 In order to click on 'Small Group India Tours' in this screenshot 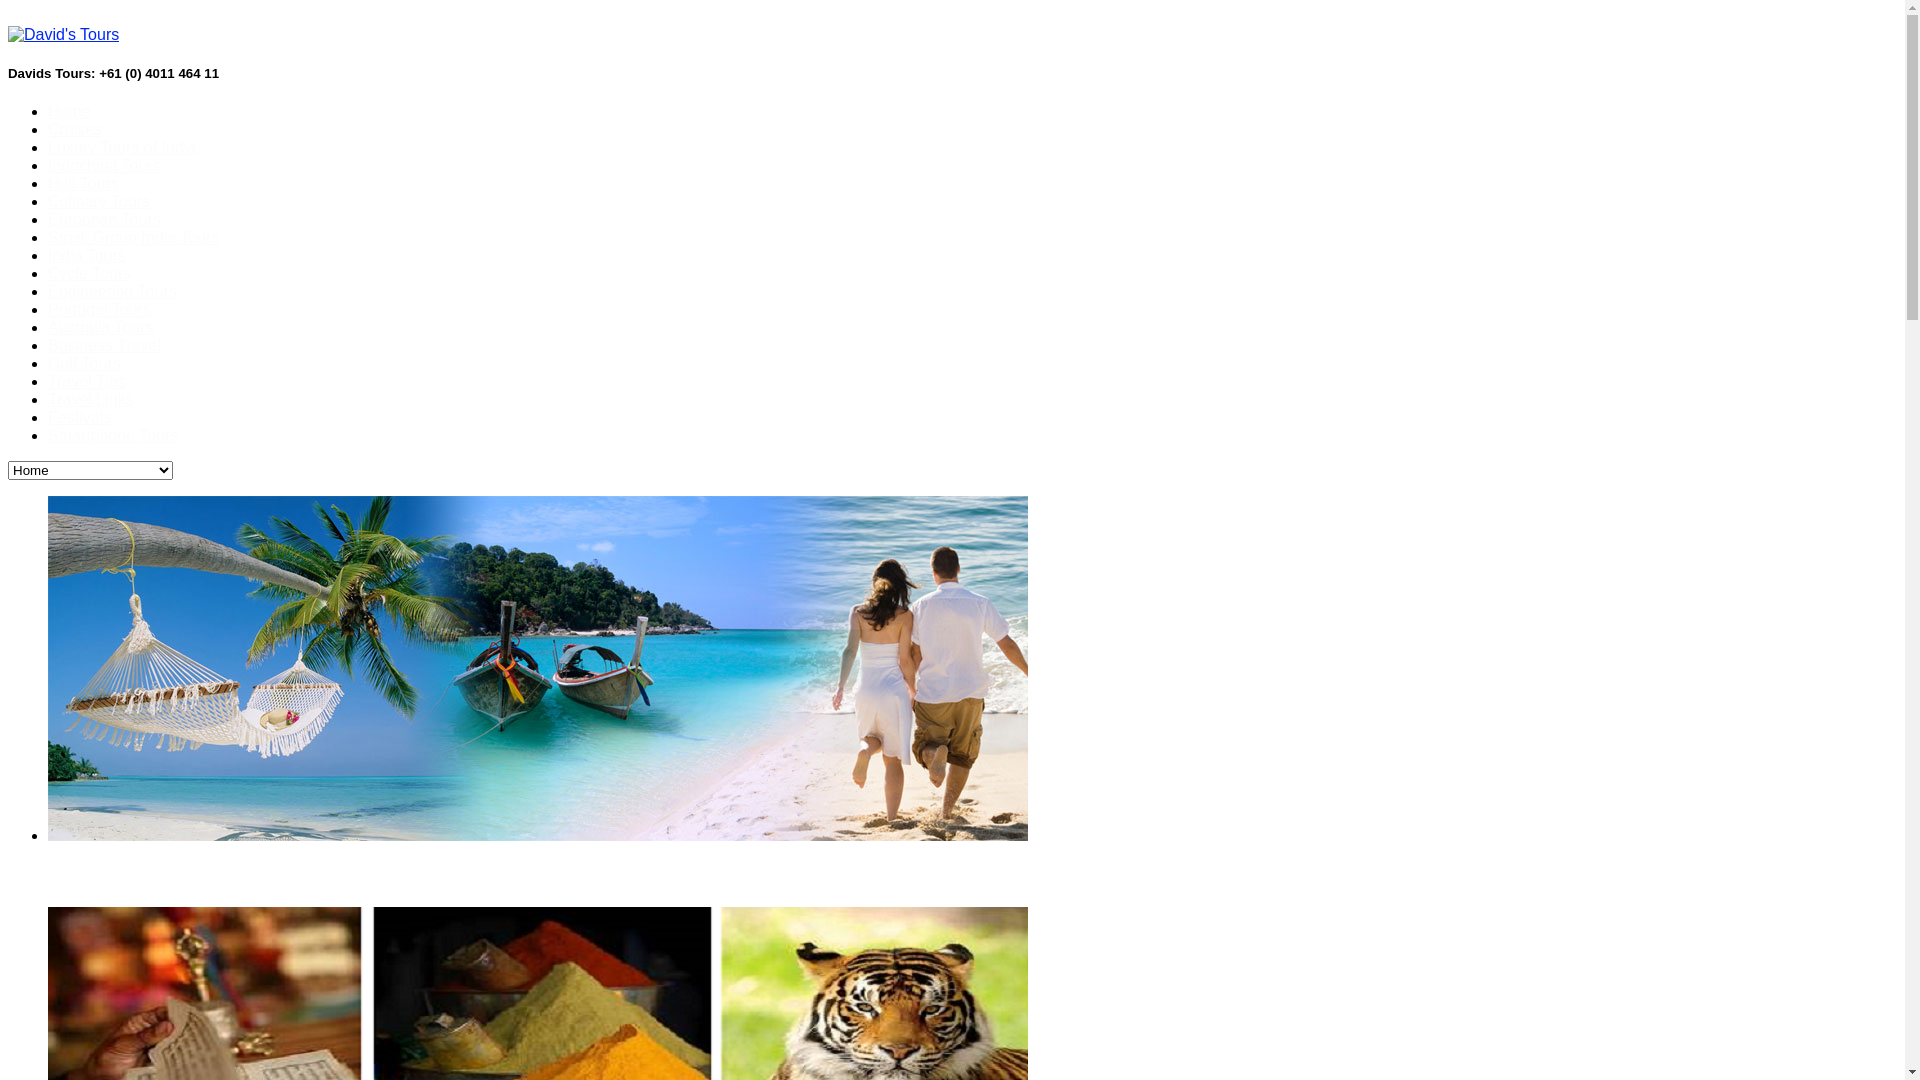, I will do `click(132, 236)`.